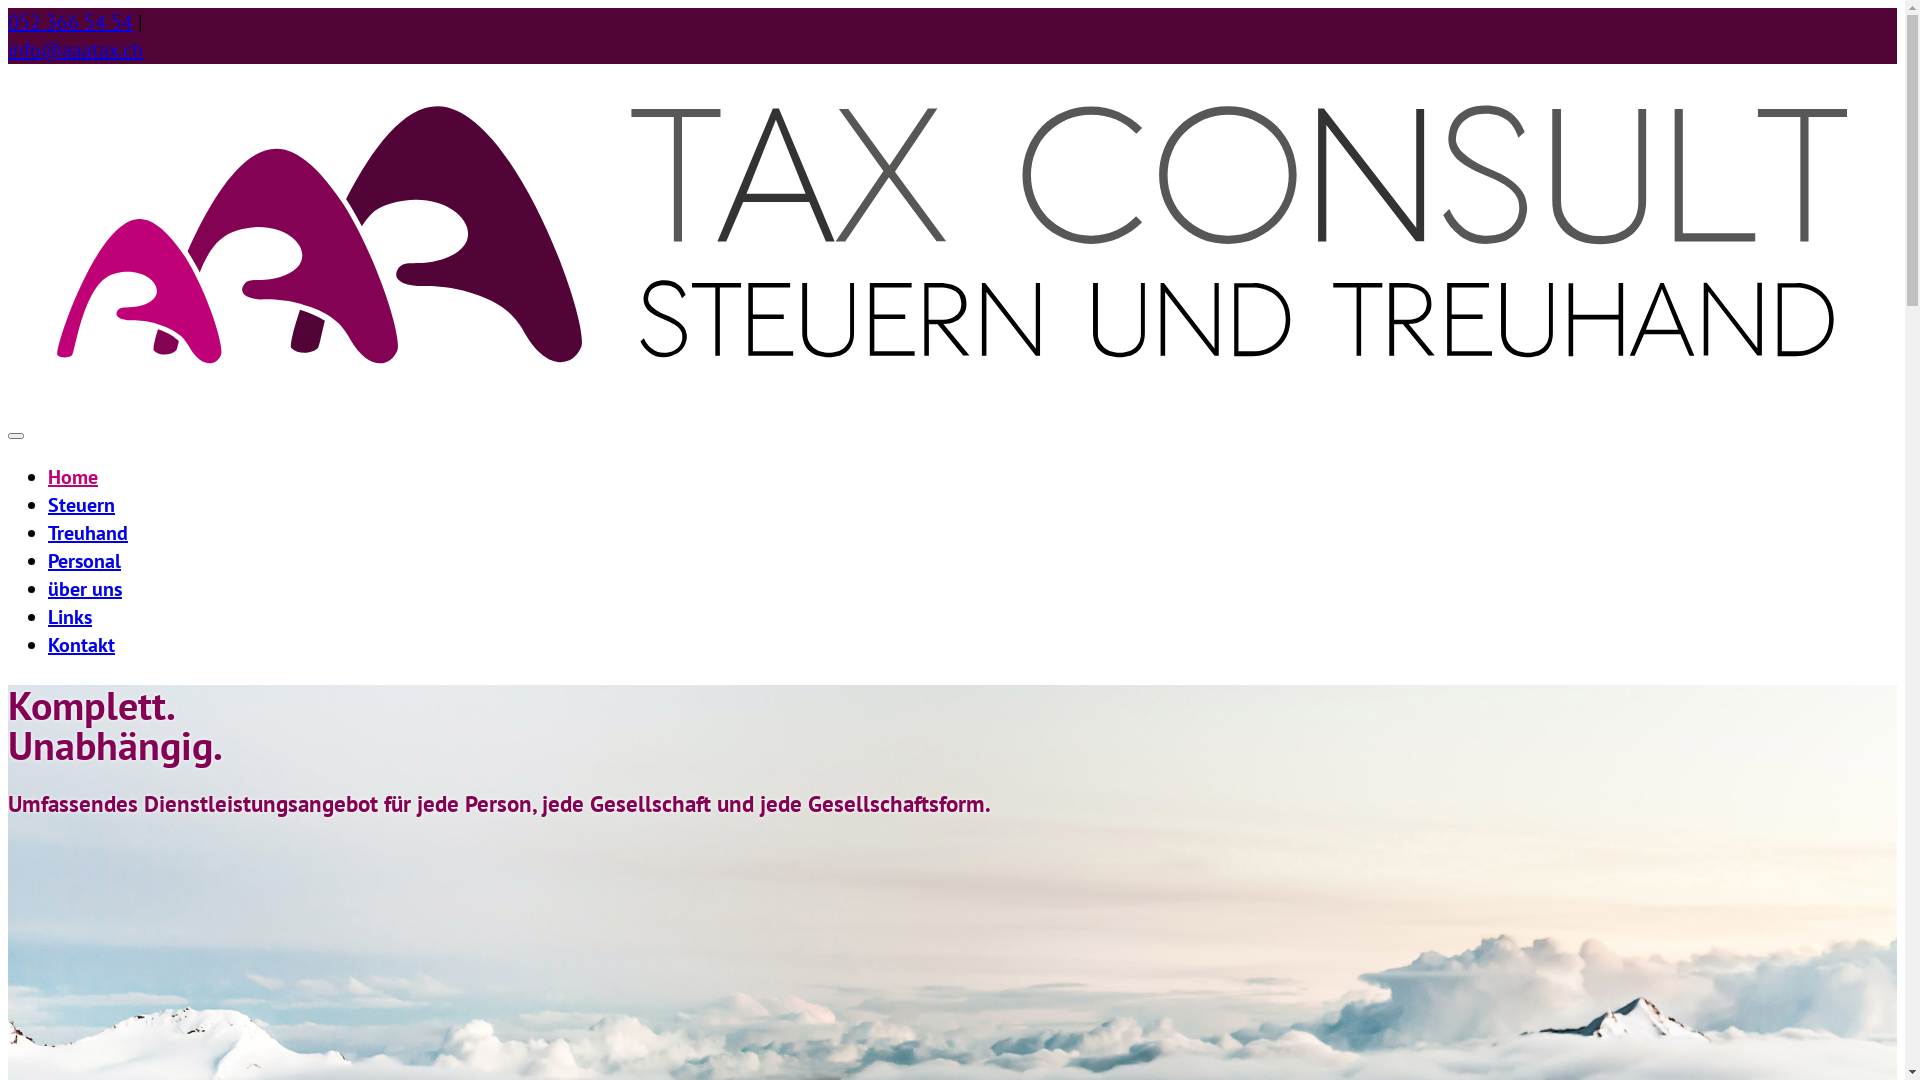 The width and height of the screenshot is (1920, 1080). I want to click on 'Kontakt', so click(80, 644).